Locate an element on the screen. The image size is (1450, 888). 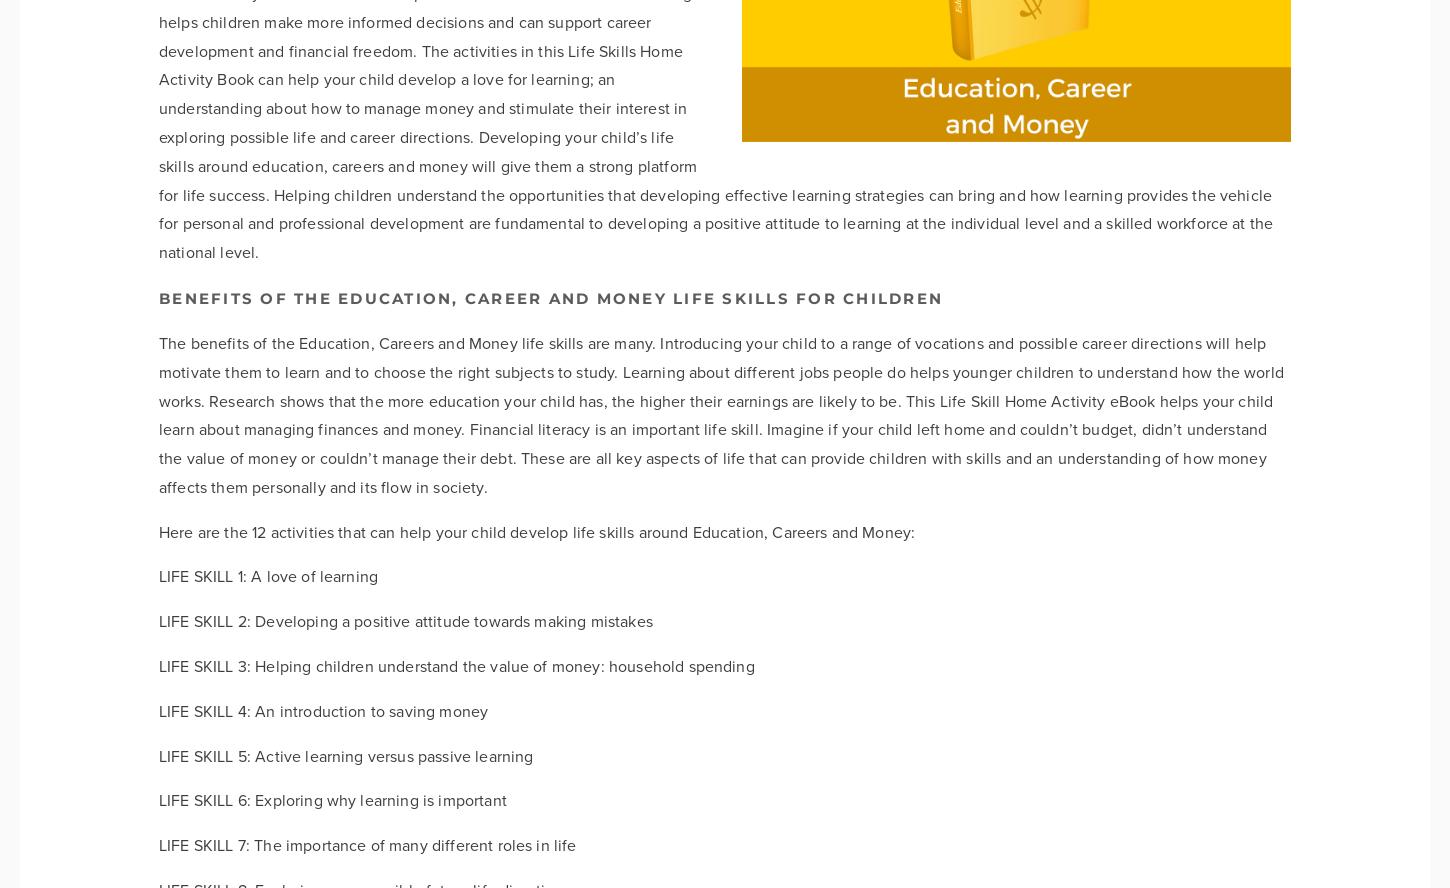
'LIFE SKILL 4: An introduction to saving money' is located at coordinates (323, 710).